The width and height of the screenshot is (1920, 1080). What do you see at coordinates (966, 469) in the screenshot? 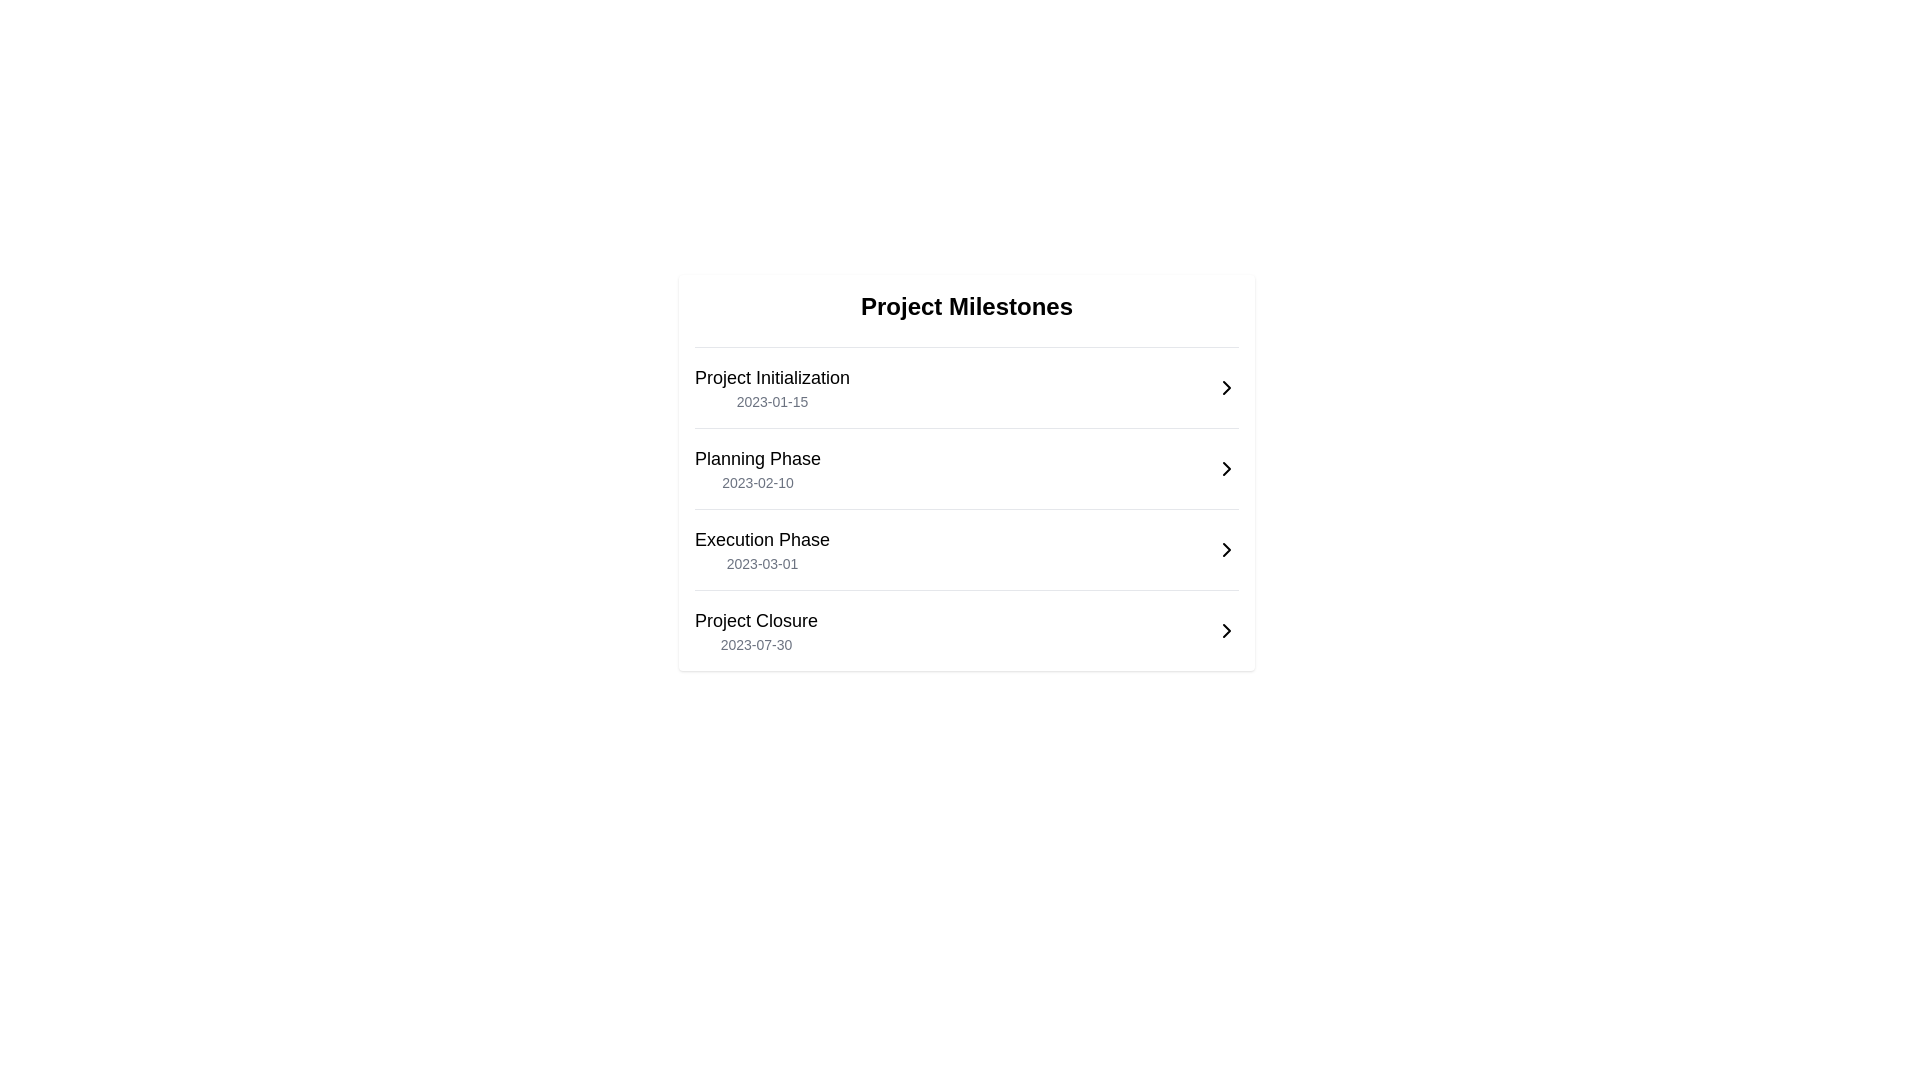
I see `the second item in the vertically aligned list representing the Planning Phase milestone` at bounding box center [966, 469].